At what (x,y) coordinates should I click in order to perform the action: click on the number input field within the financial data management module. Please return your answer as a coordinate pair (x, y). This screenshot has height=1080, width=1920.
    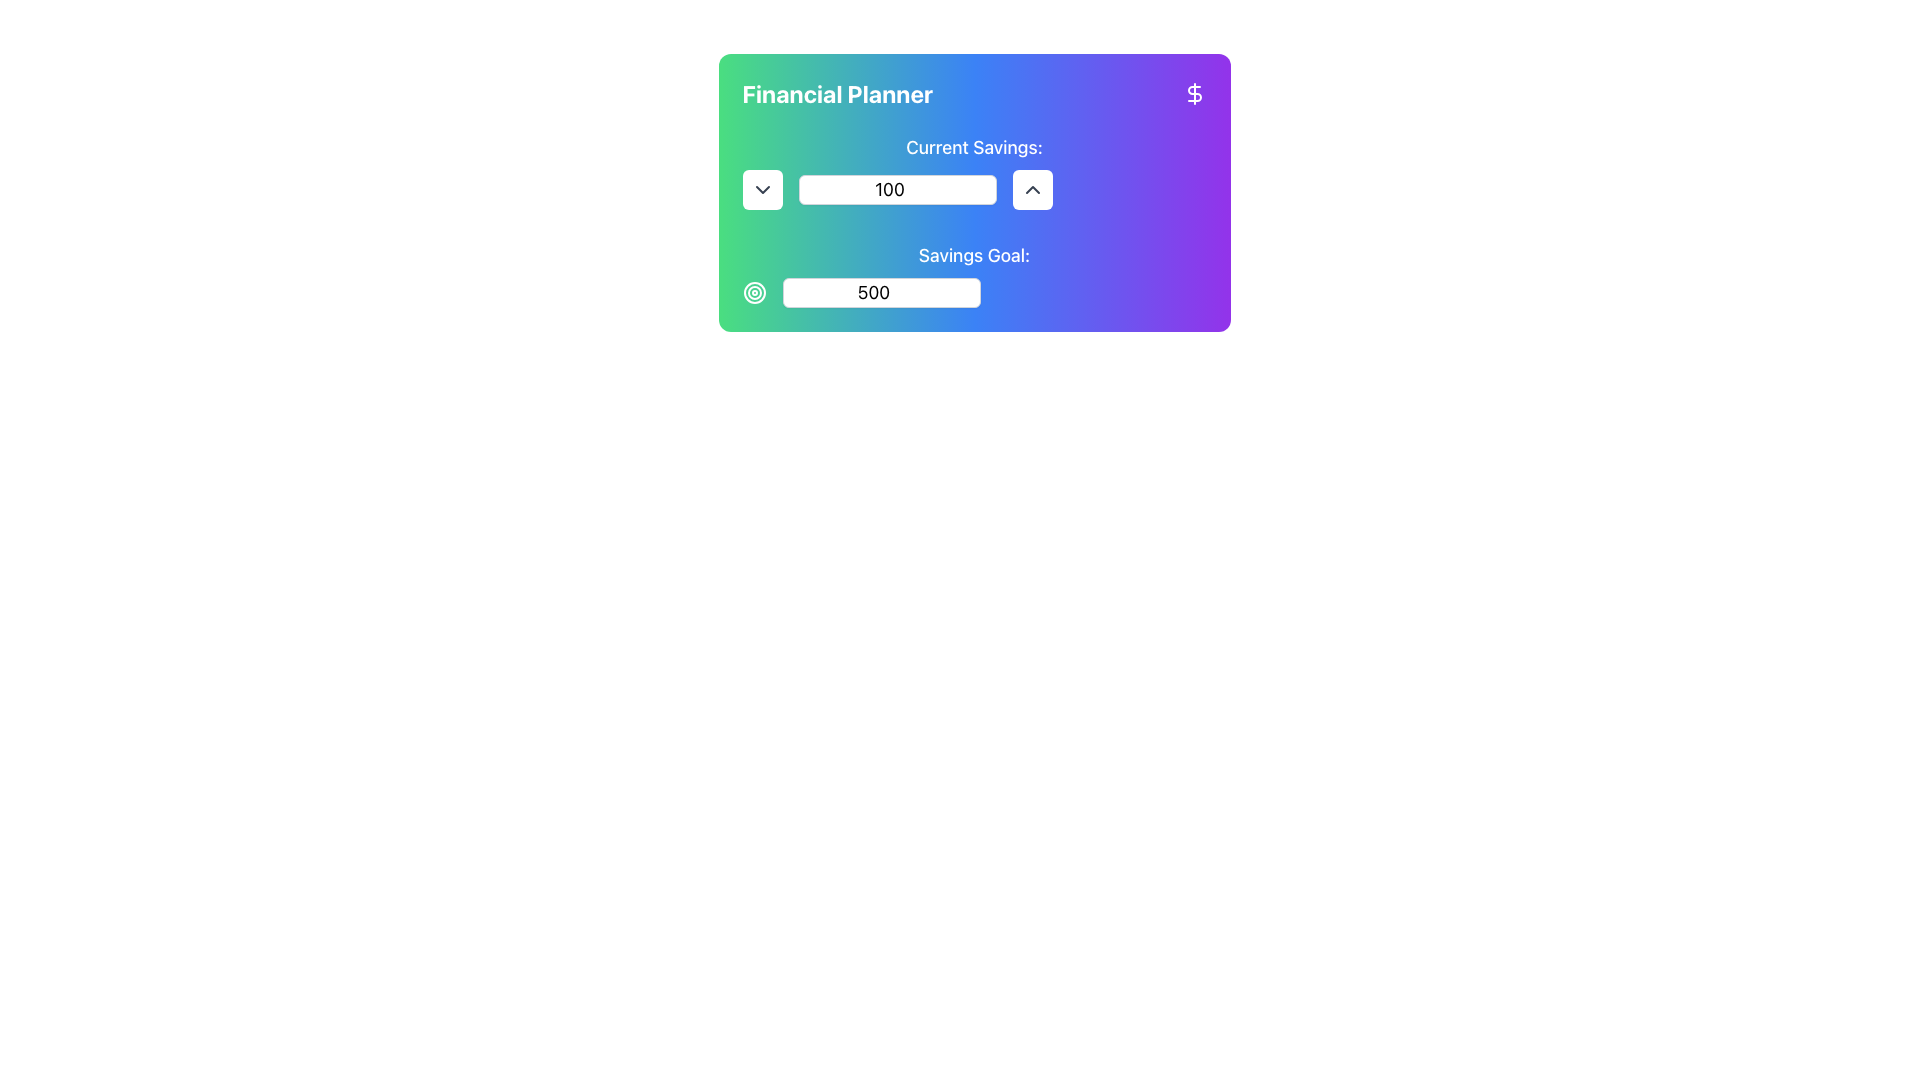
    Looking at the image, I should click on (974, 192).